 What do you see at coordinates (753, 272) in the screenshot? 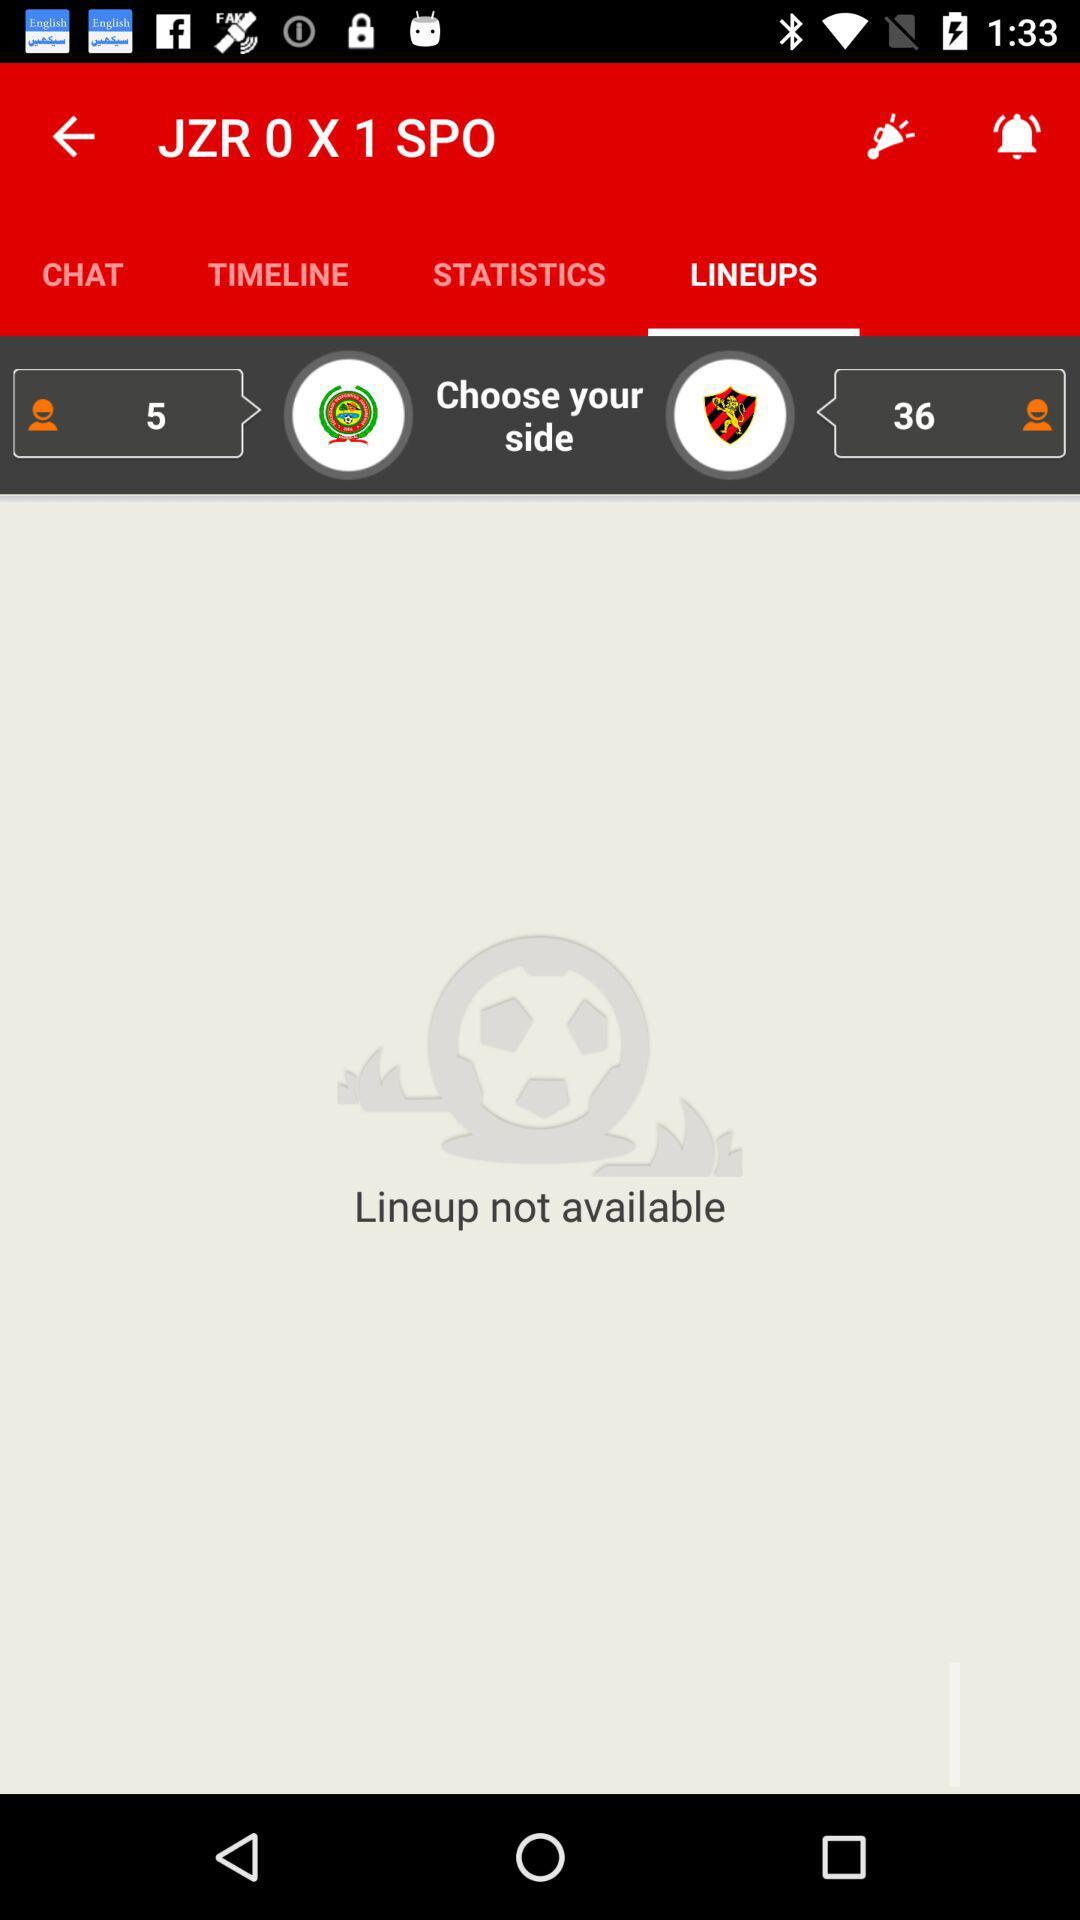
I see `the icon next to statistics` at bounding box center [753, 272].